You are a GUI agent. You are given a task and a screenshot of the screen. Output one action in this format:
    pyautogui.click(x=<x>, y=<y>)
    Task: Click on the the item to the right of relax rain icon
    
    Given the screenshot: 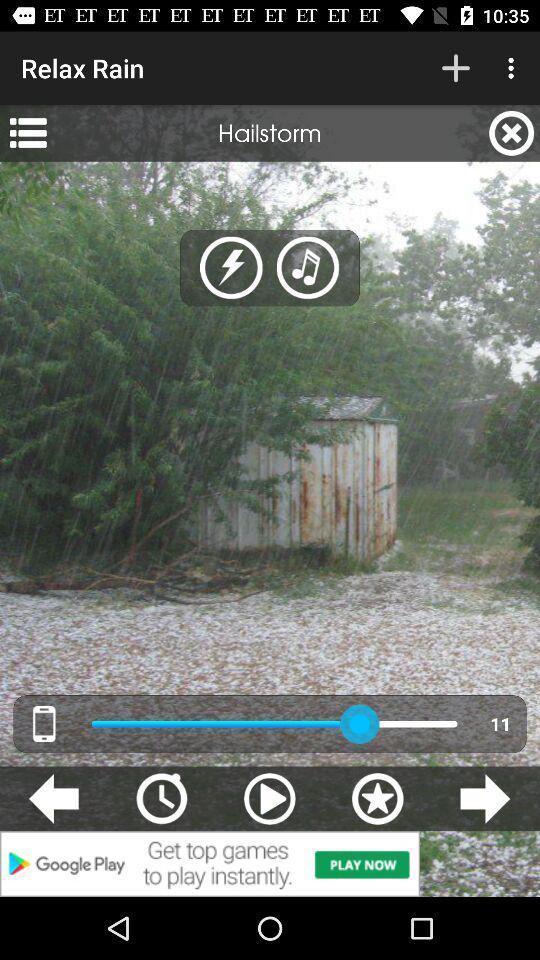 What is the action you would take?
    pyautogui.click(x=455, y=68)
    